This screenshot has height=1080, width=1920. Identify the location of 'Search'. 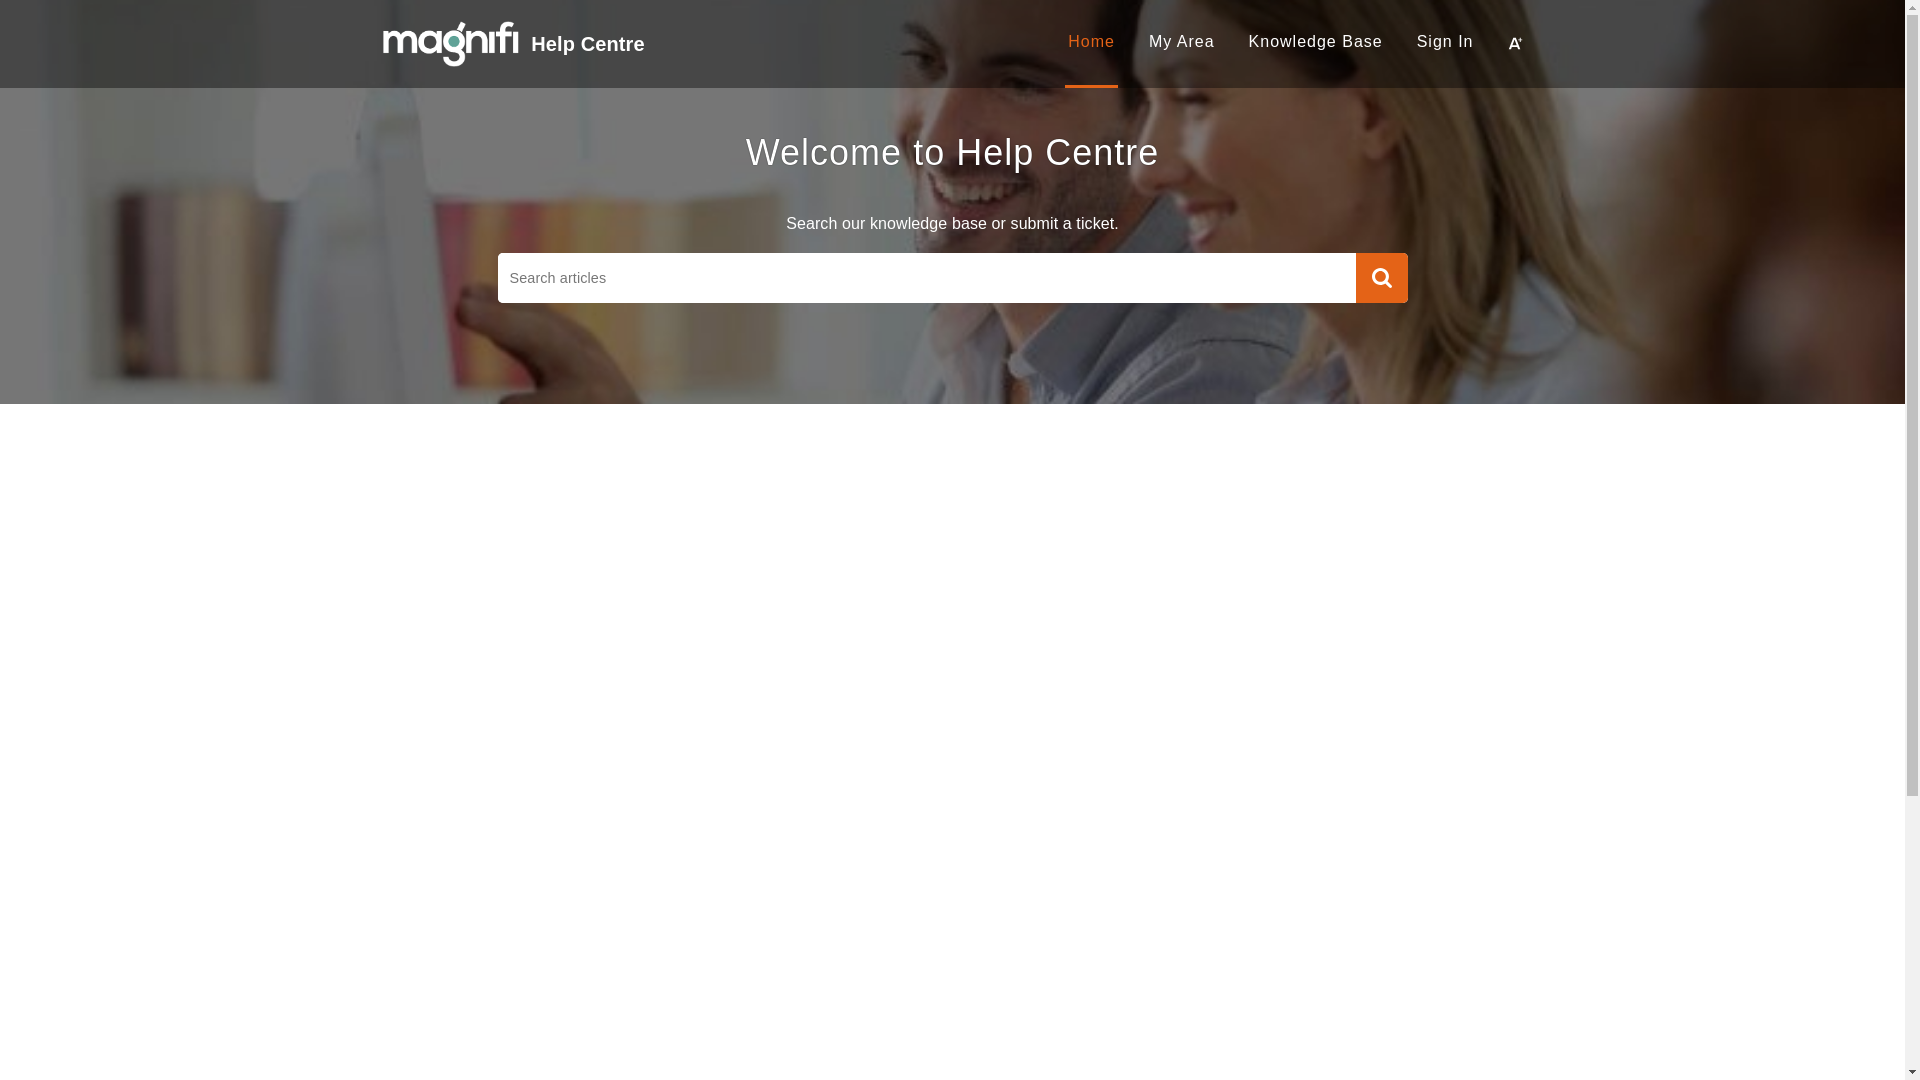
(1381, 277).